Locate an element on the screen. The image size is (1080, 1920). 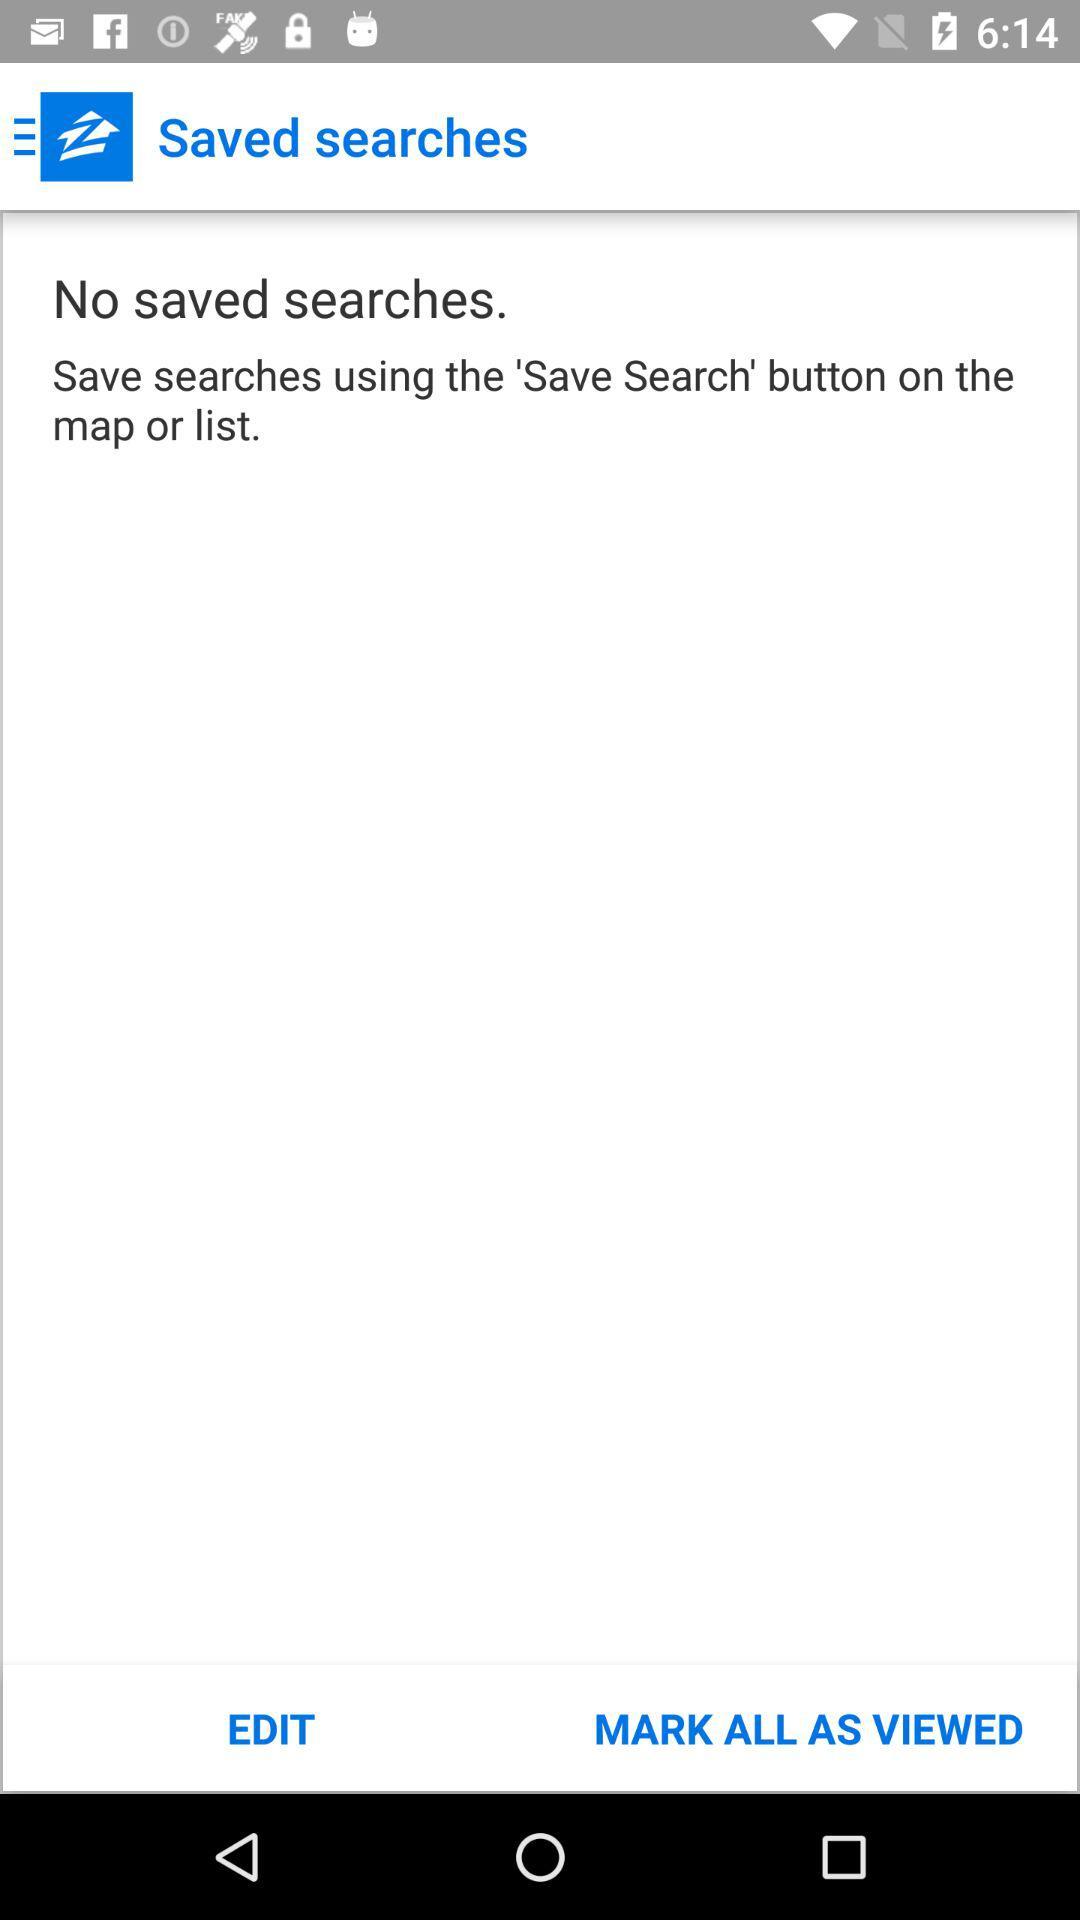
the icon at the bottom left corner is located at coordinates (271, 1727).